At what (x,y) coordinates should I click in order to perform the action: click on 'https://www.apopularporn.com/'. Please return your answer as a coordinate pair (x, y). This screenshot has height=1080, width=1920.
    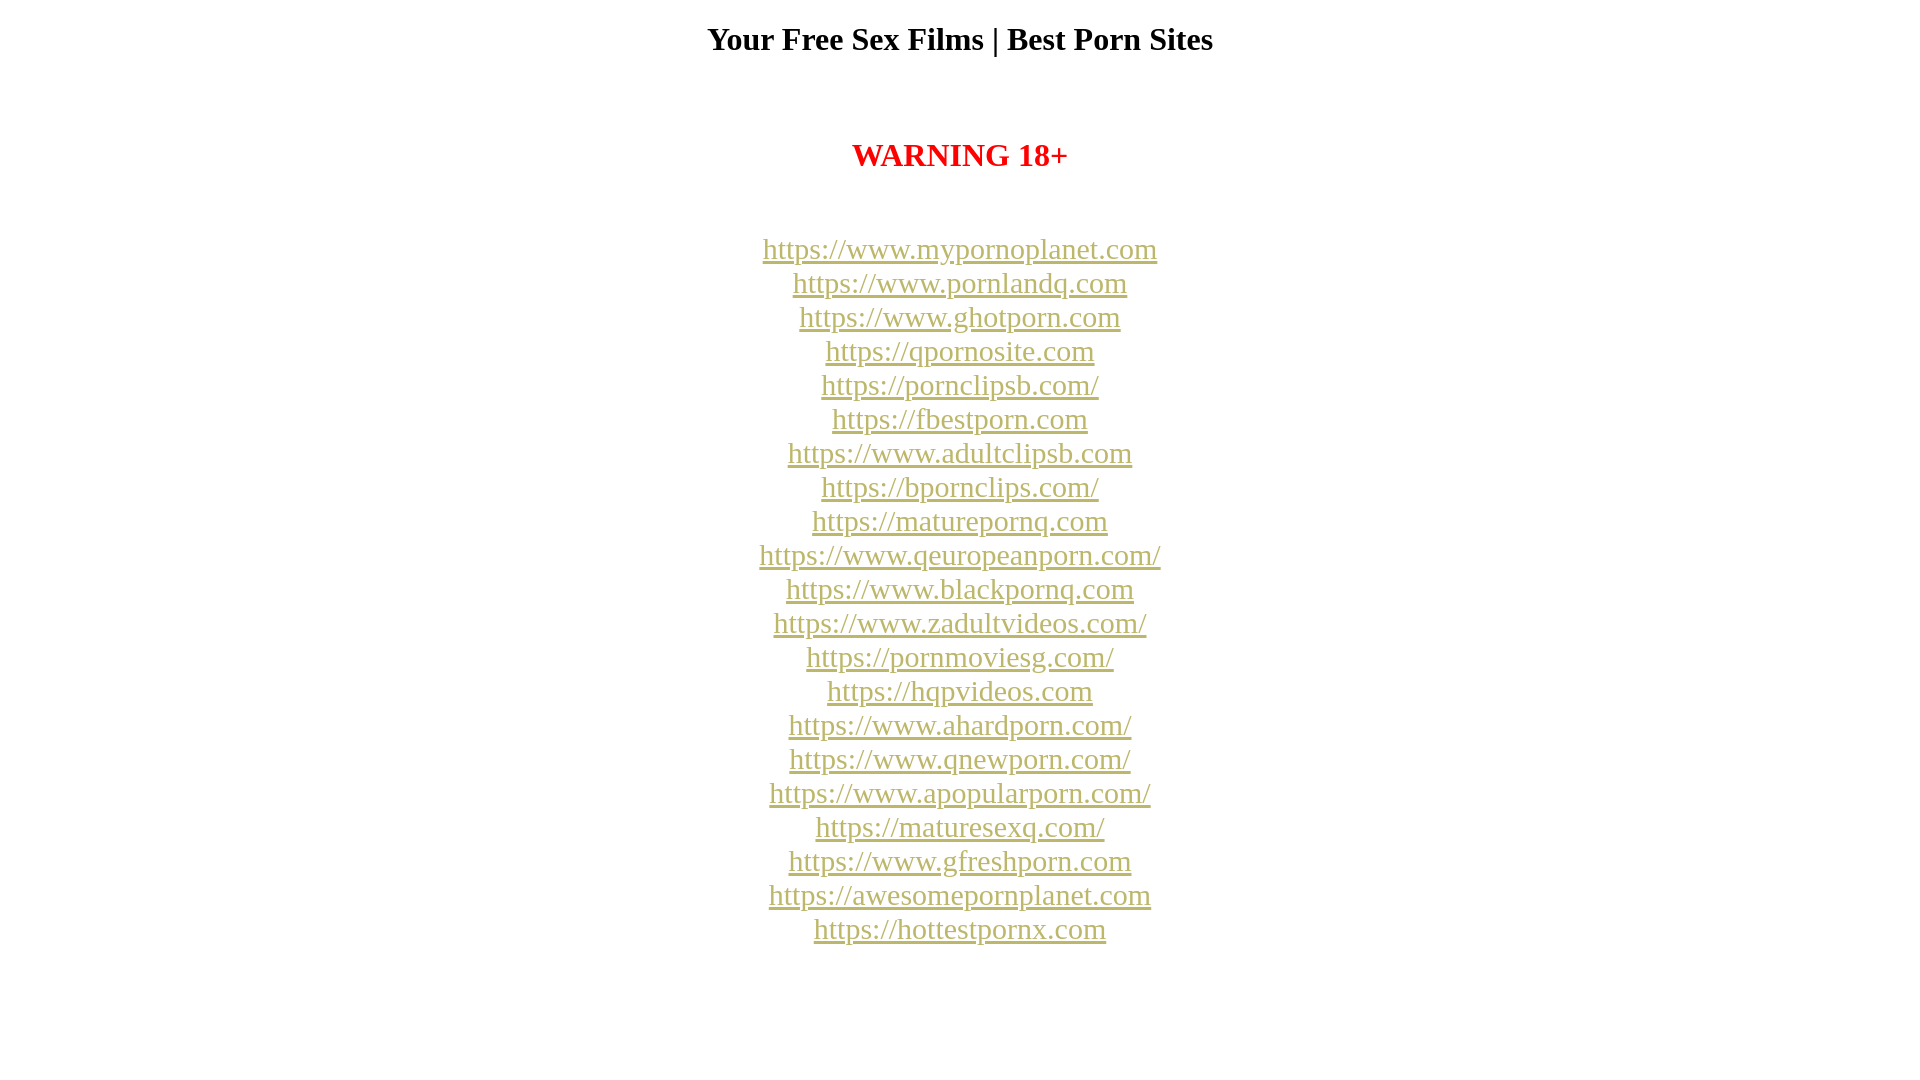
    Looking at the image, I should click on (958, 791).